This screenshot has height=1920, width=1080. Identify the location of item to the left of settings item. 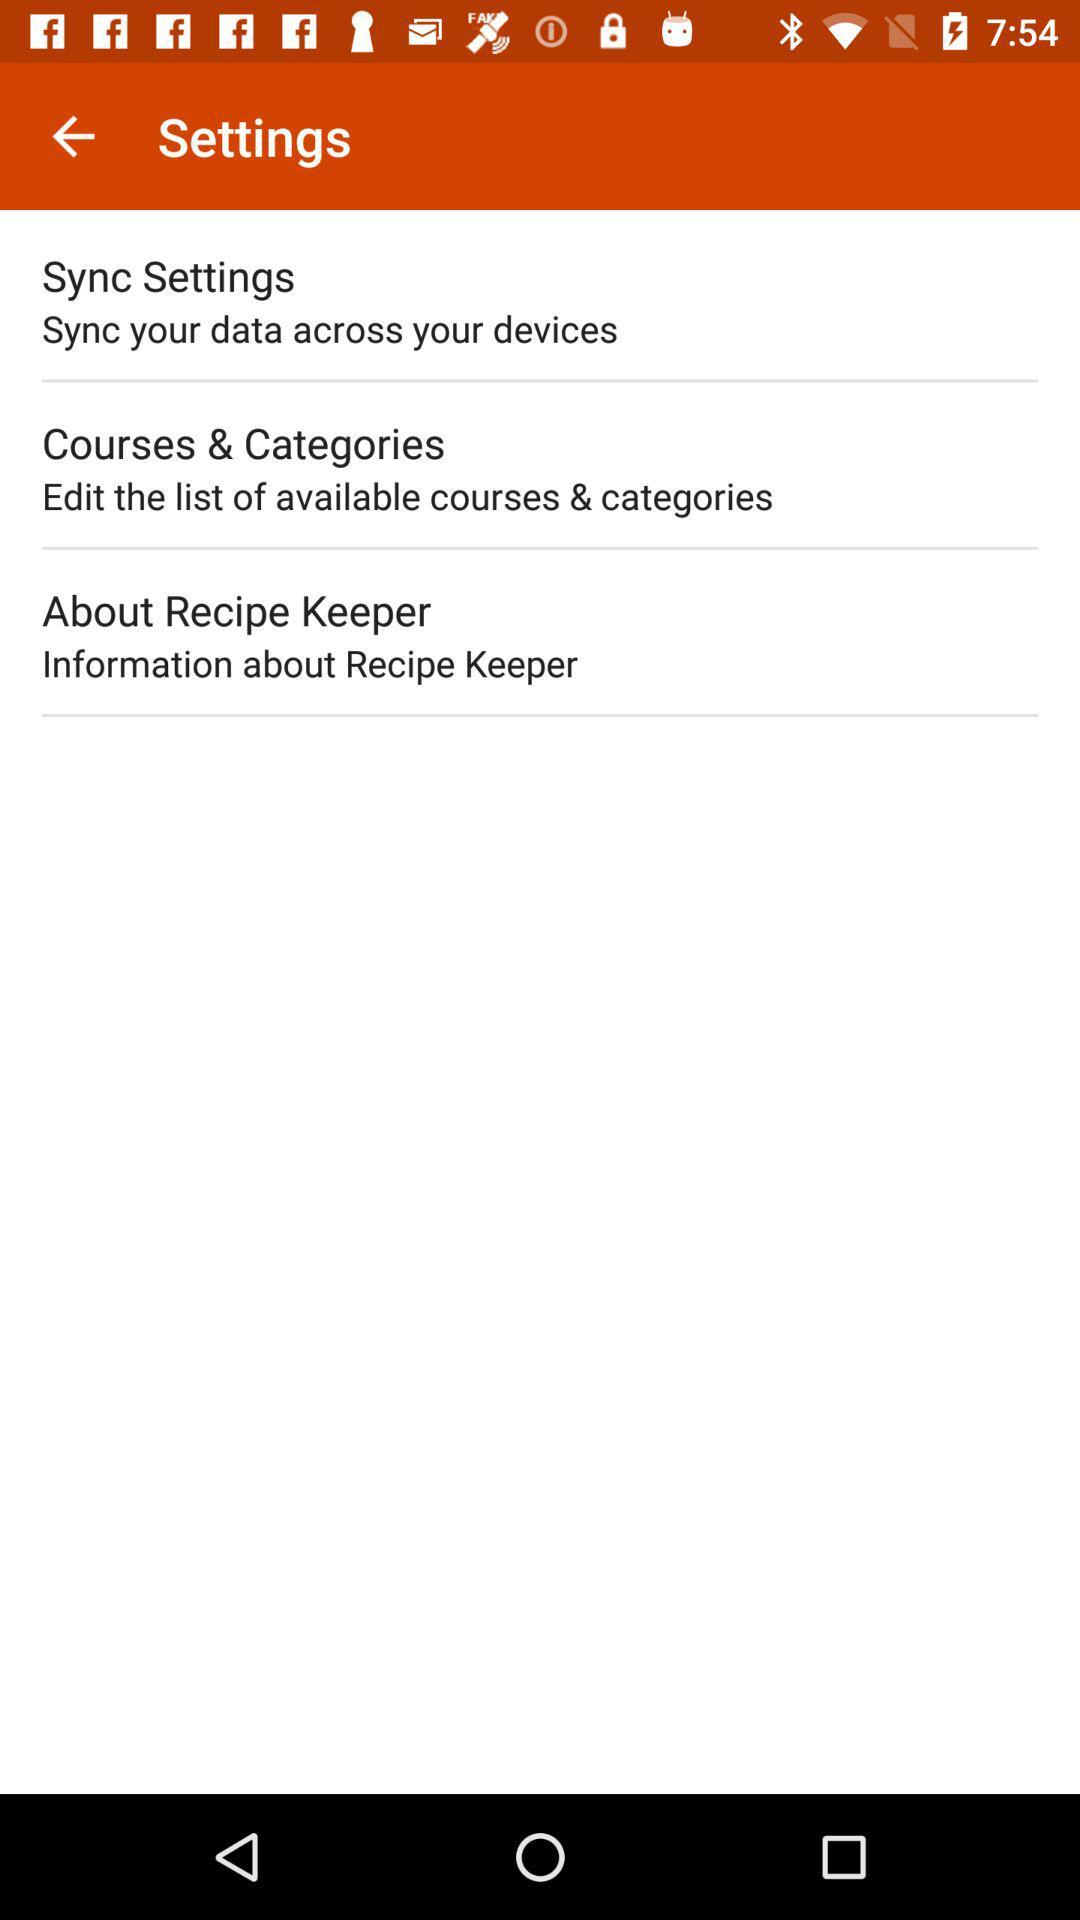
(72, 135).